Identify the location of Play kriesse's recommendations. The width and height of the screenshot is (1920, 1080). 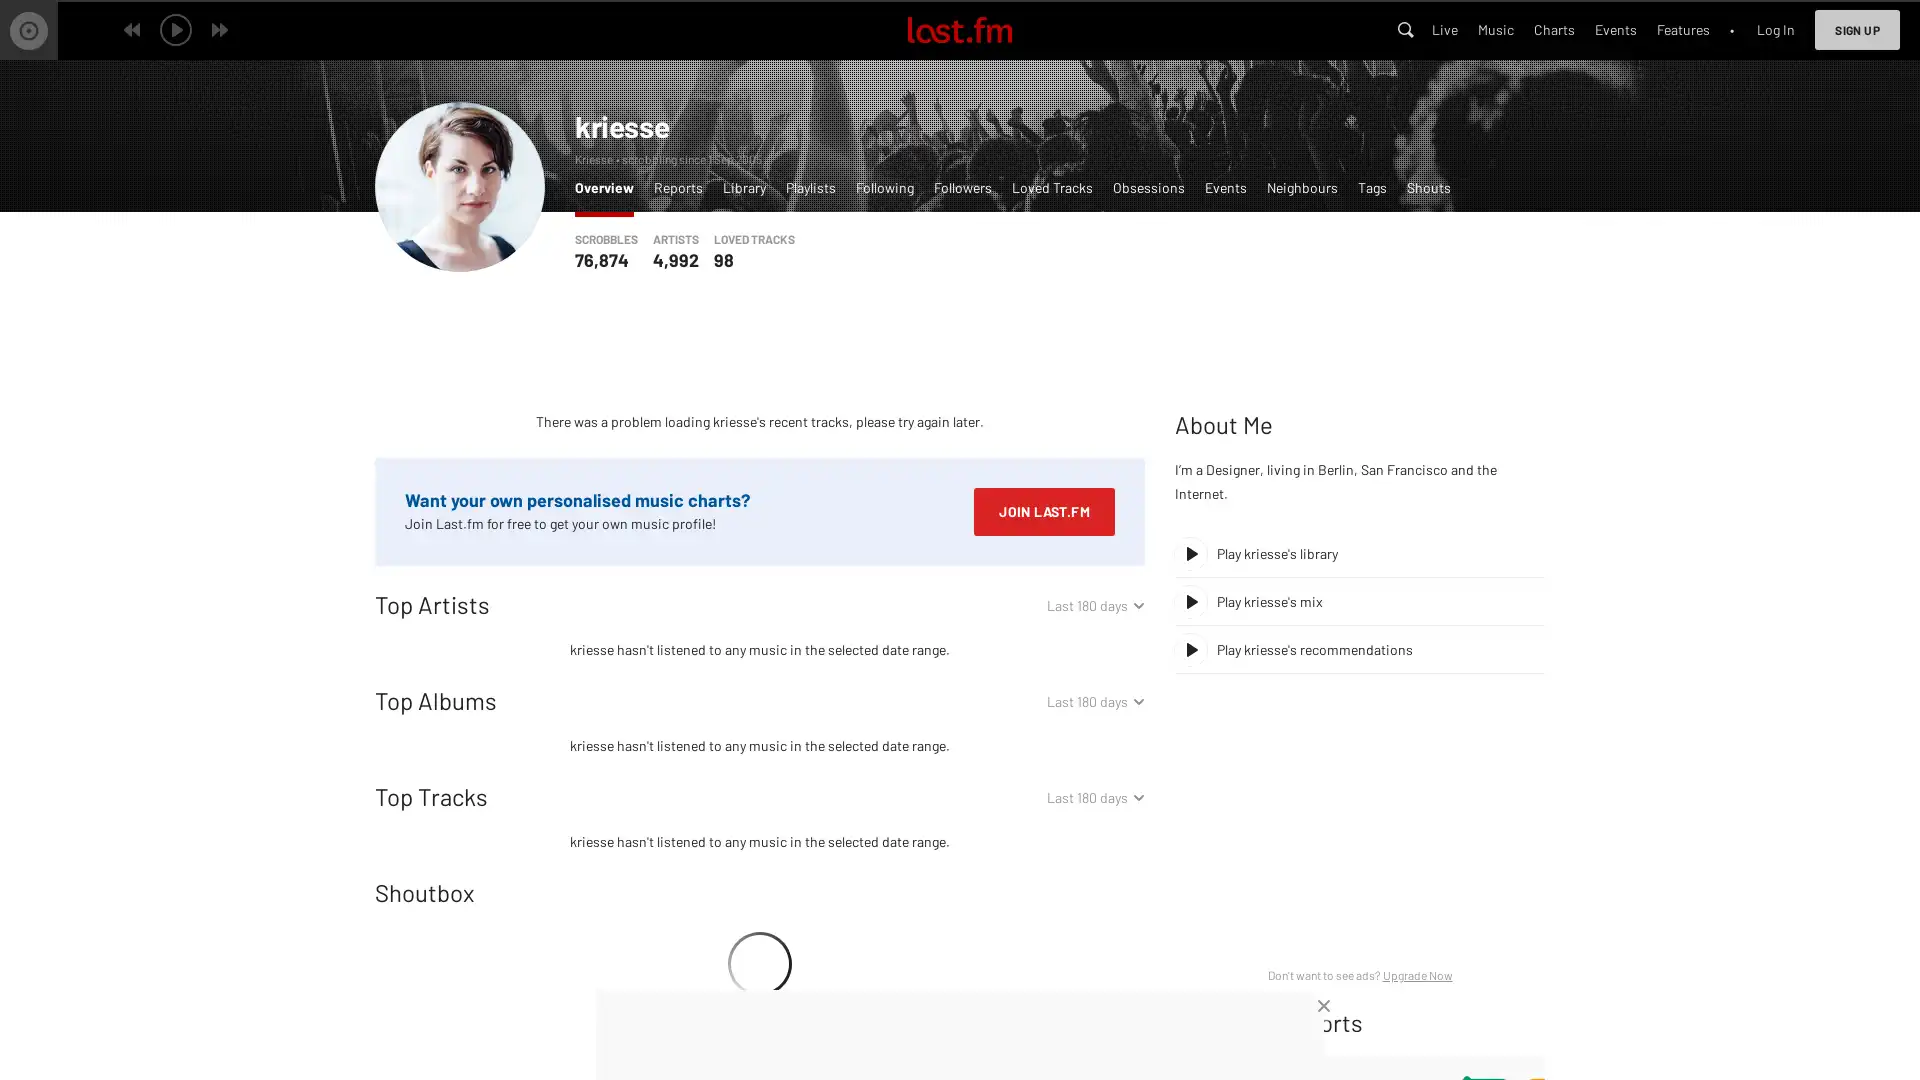
(1359, 650).